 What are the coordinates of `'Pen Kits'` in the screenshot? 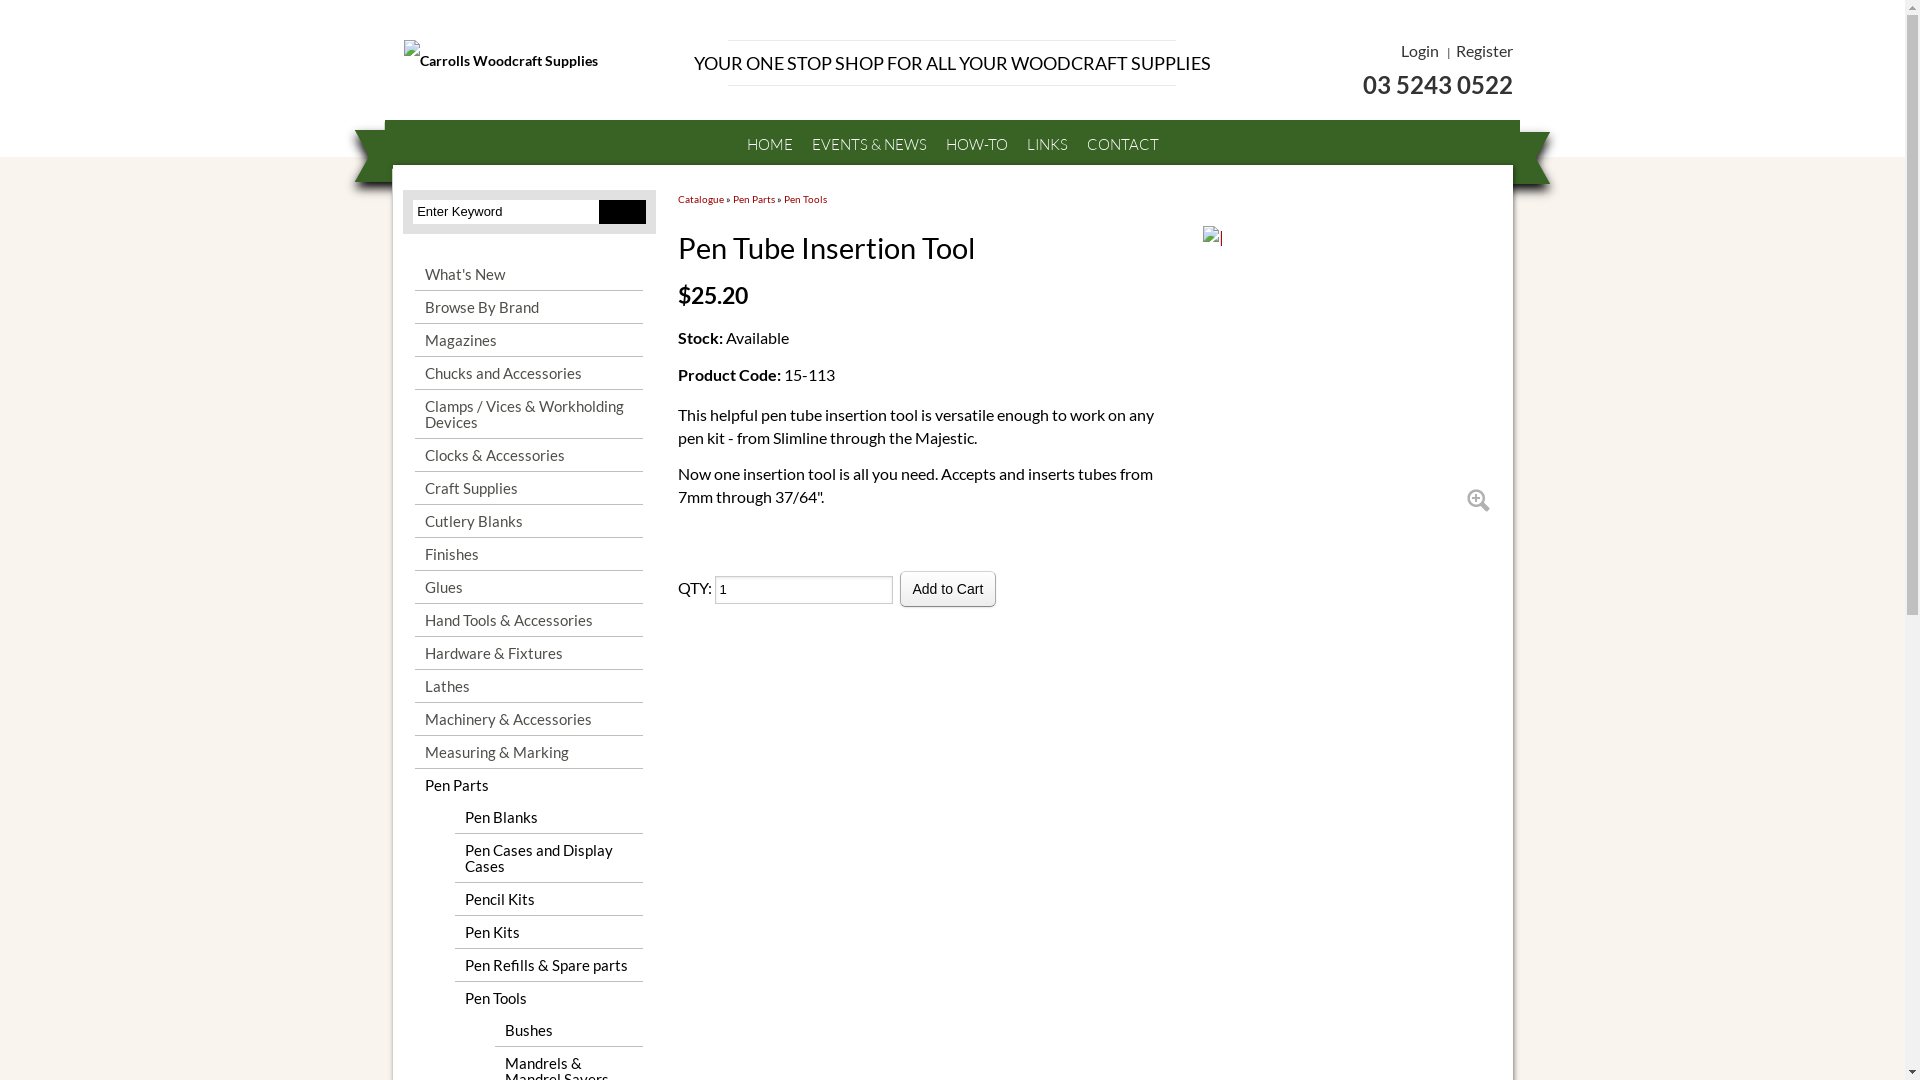 It's located at (548, 932).